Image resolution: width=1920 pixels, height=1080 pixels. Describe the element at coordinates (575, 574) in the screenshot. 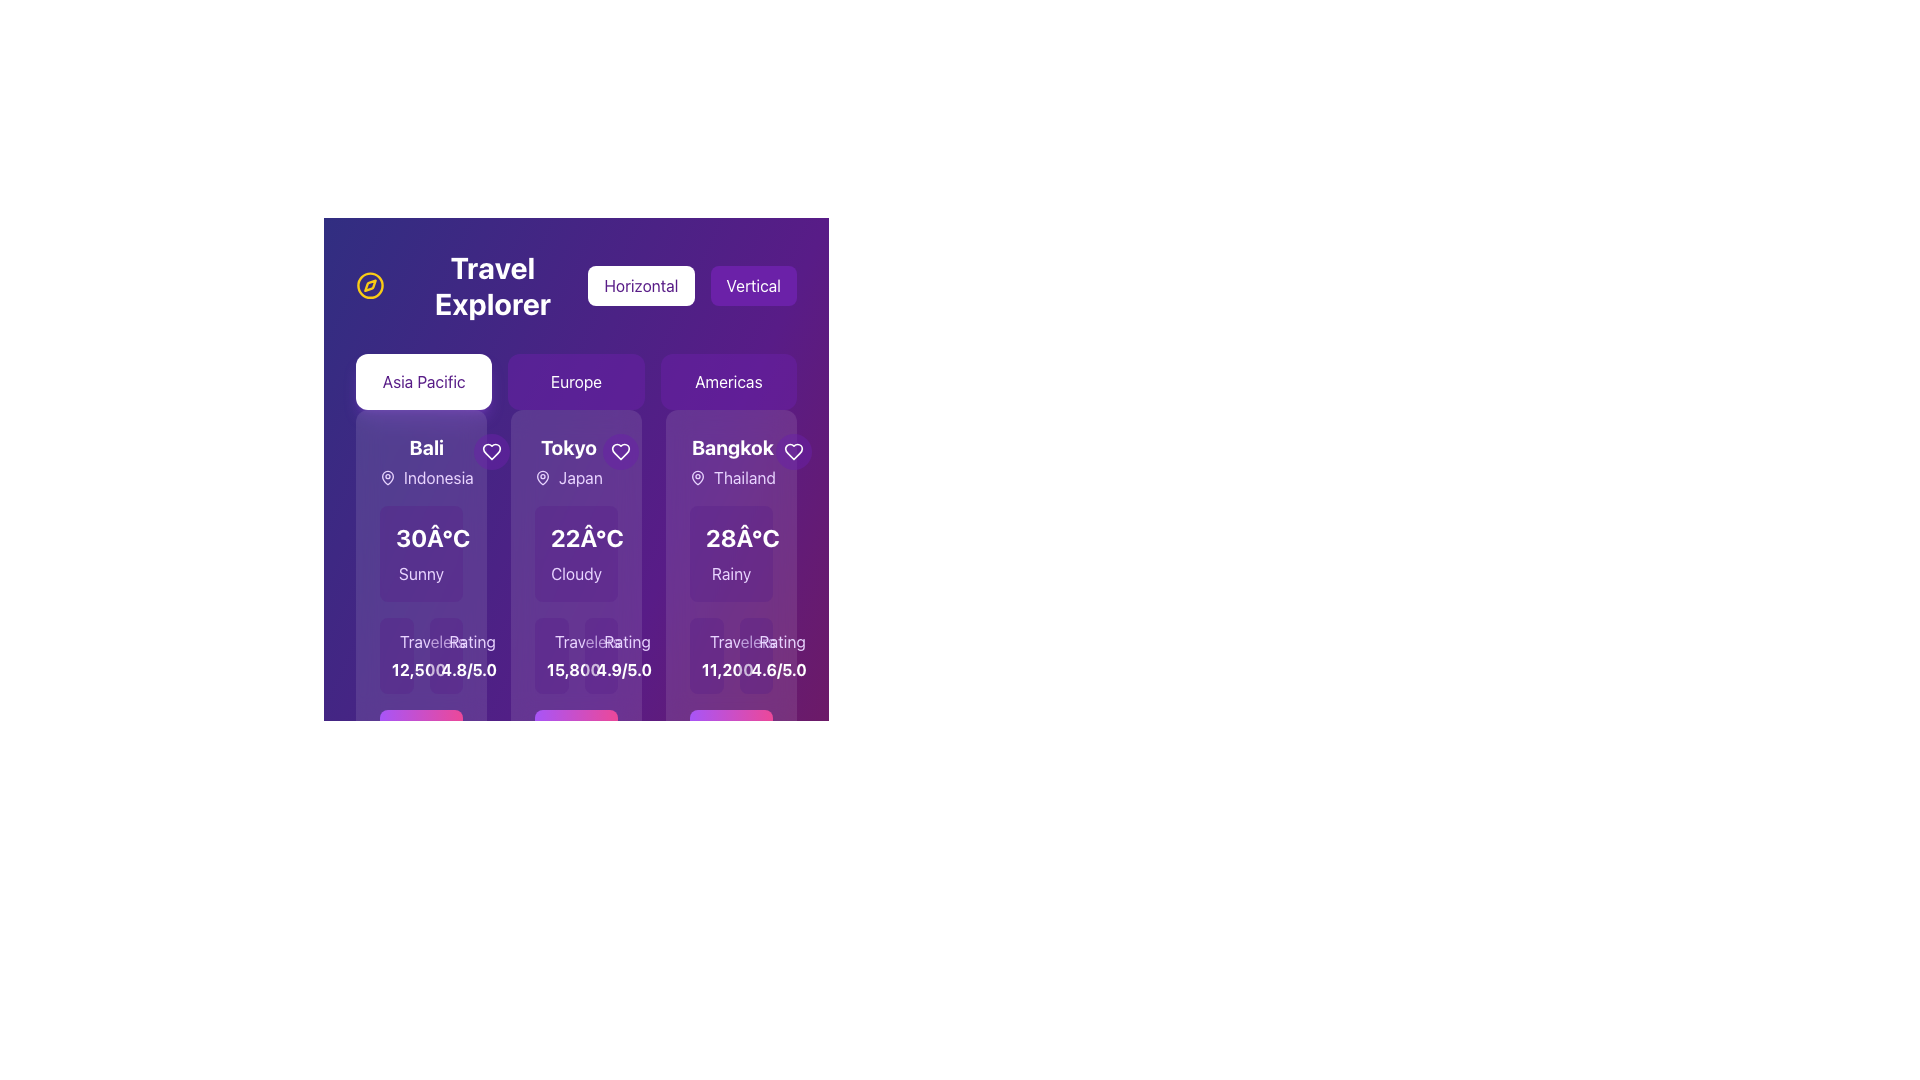

I see `text label that provides descriptive information about the weather condition in Tokyo, located beneath the '22°C' temperature information on the weather card in the 'Europe' section` at that location.